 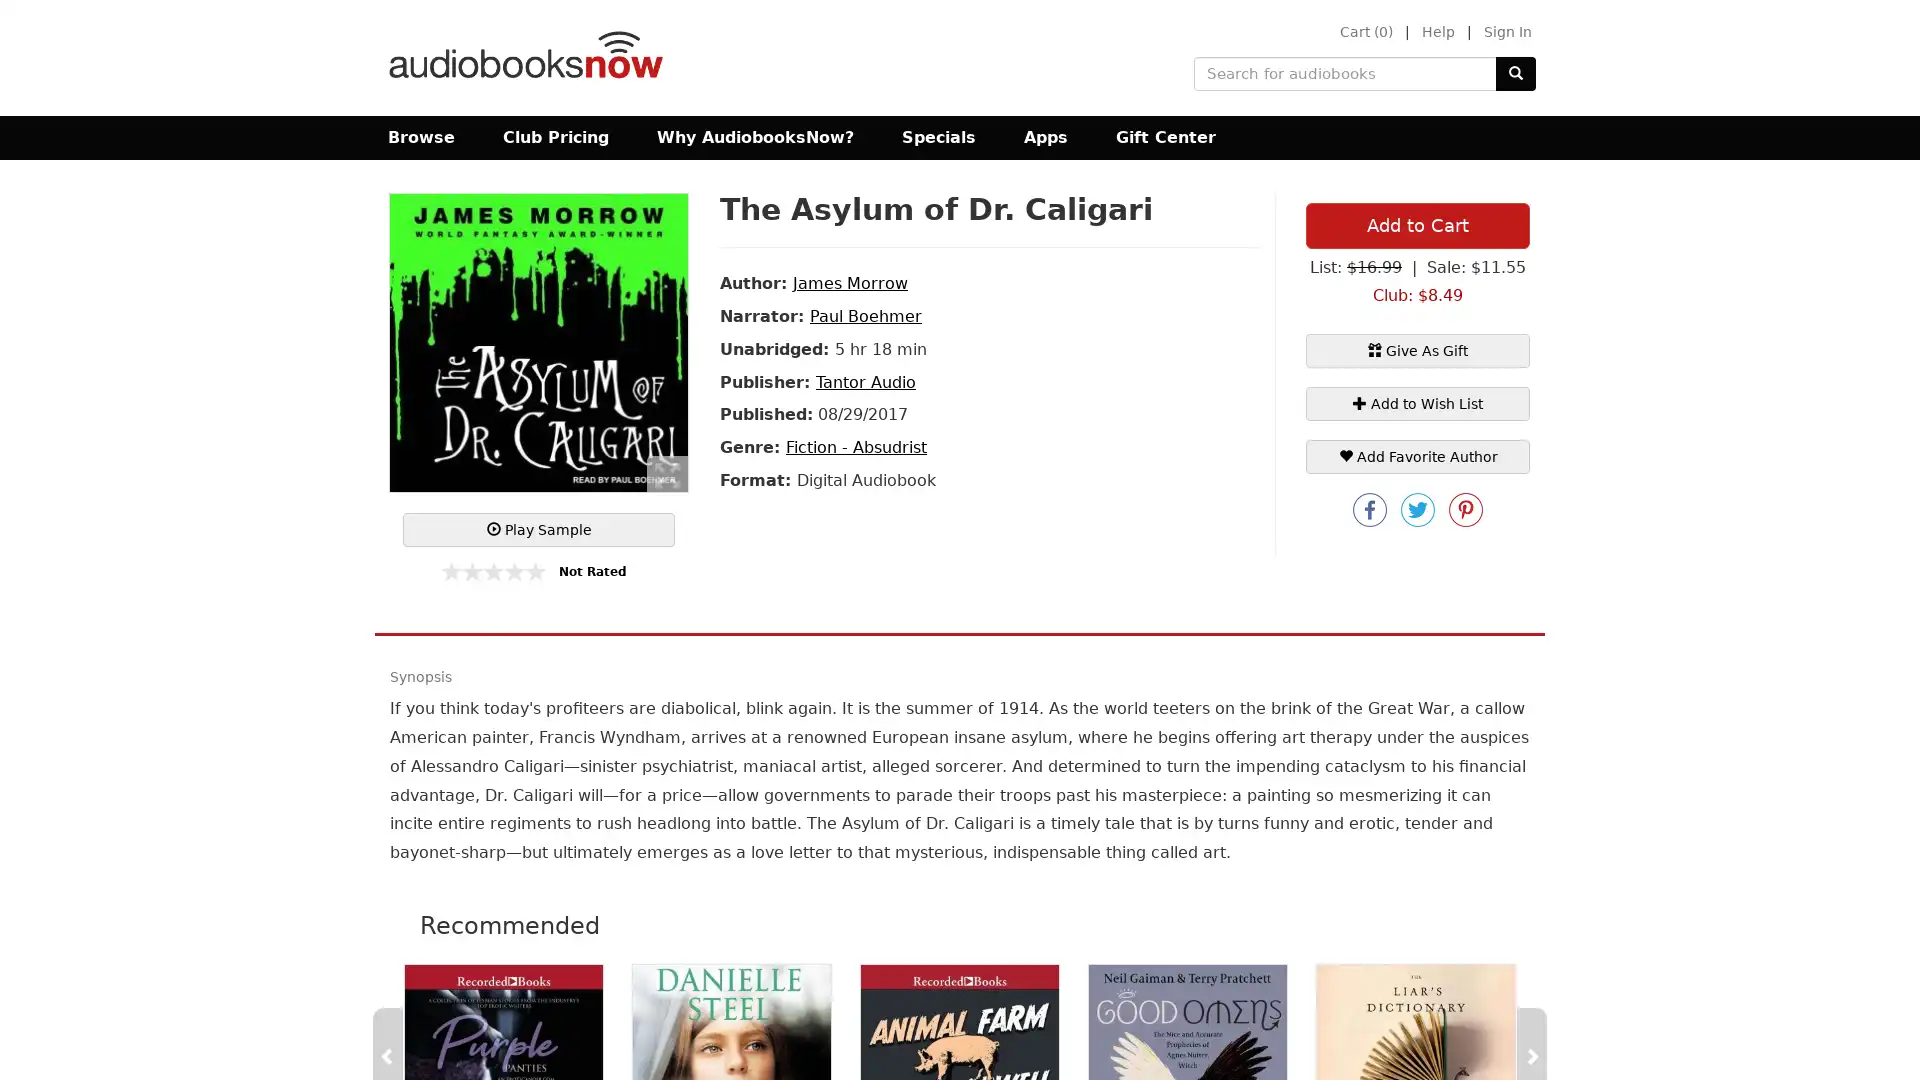 What do you see at coordinates (1416, 350) in the screenshot?
I see `Give As Gift` at bounding box center [1416, 350].